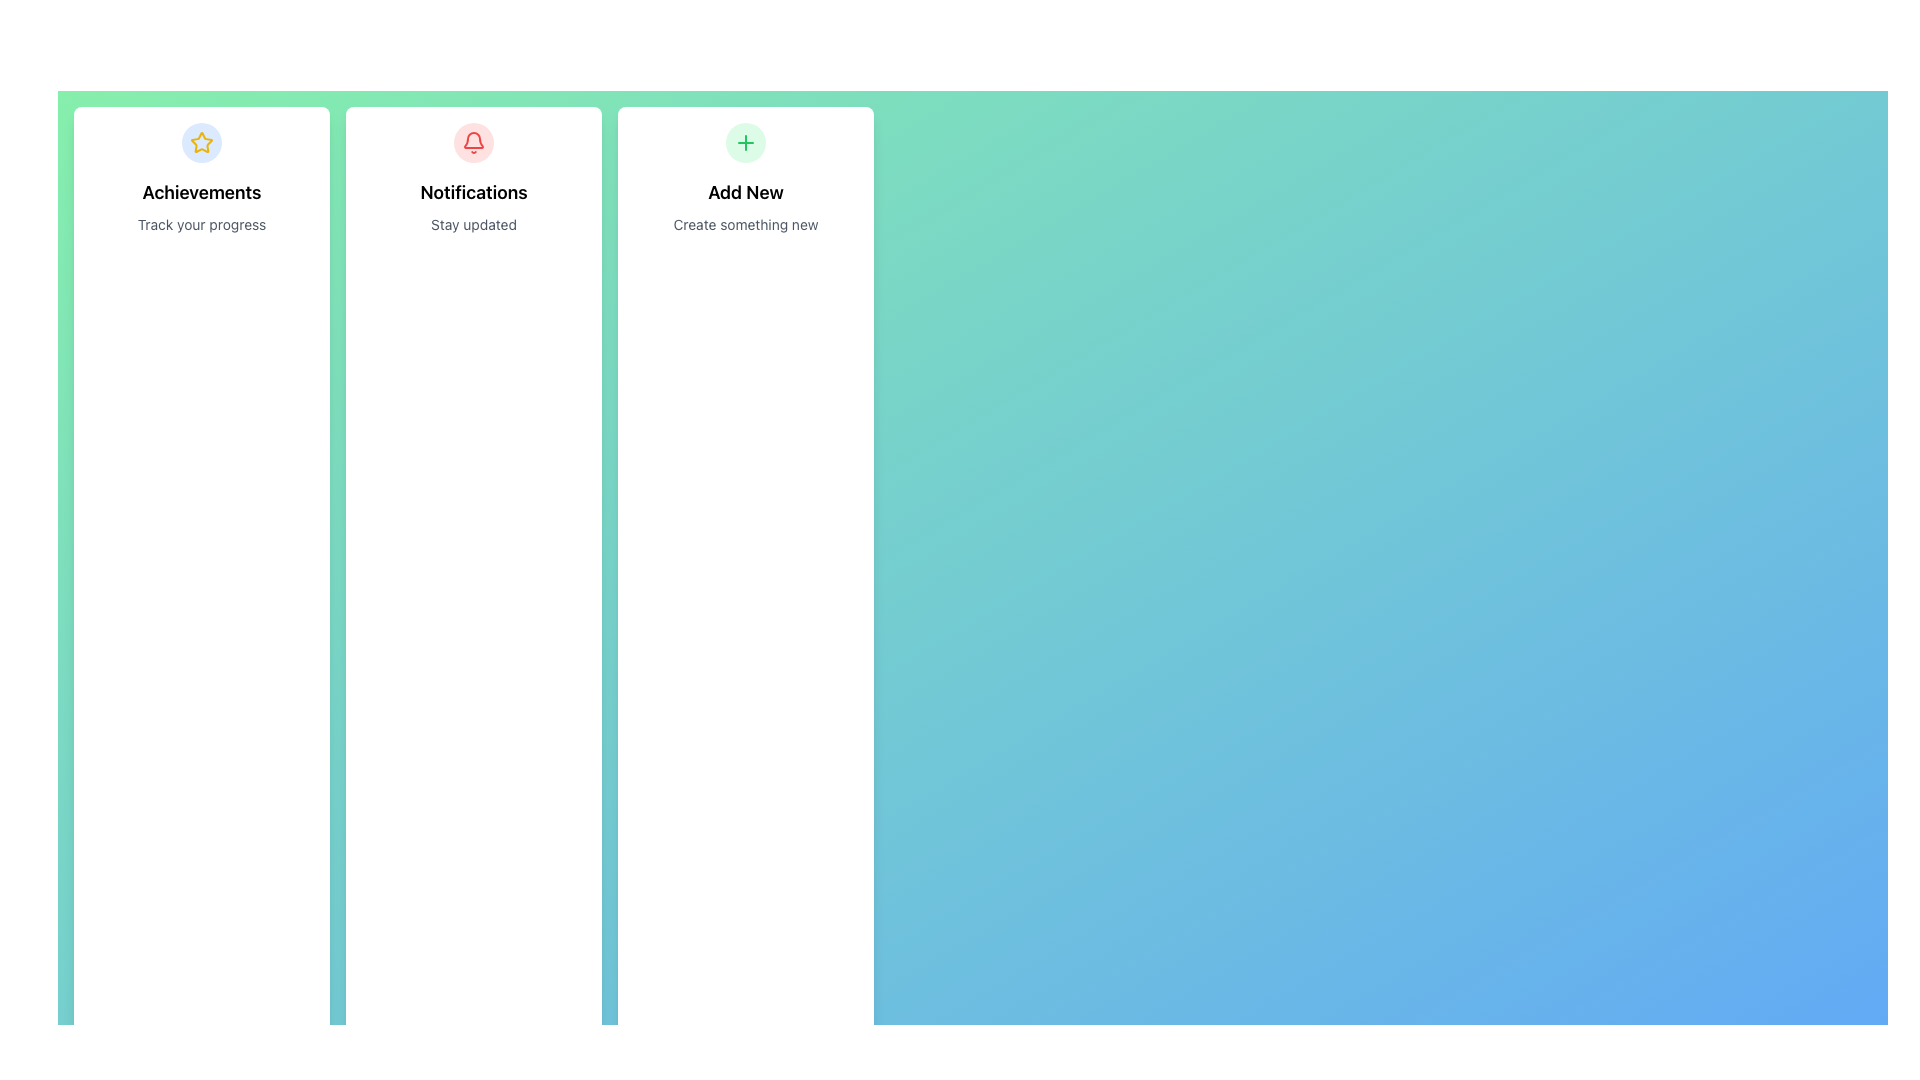 The image size is (1920, 1080). I want to click on the yellow star icon with a circular blue background in the 'Achievements' section, positioned centrally below the header icon, so click(201, 141).